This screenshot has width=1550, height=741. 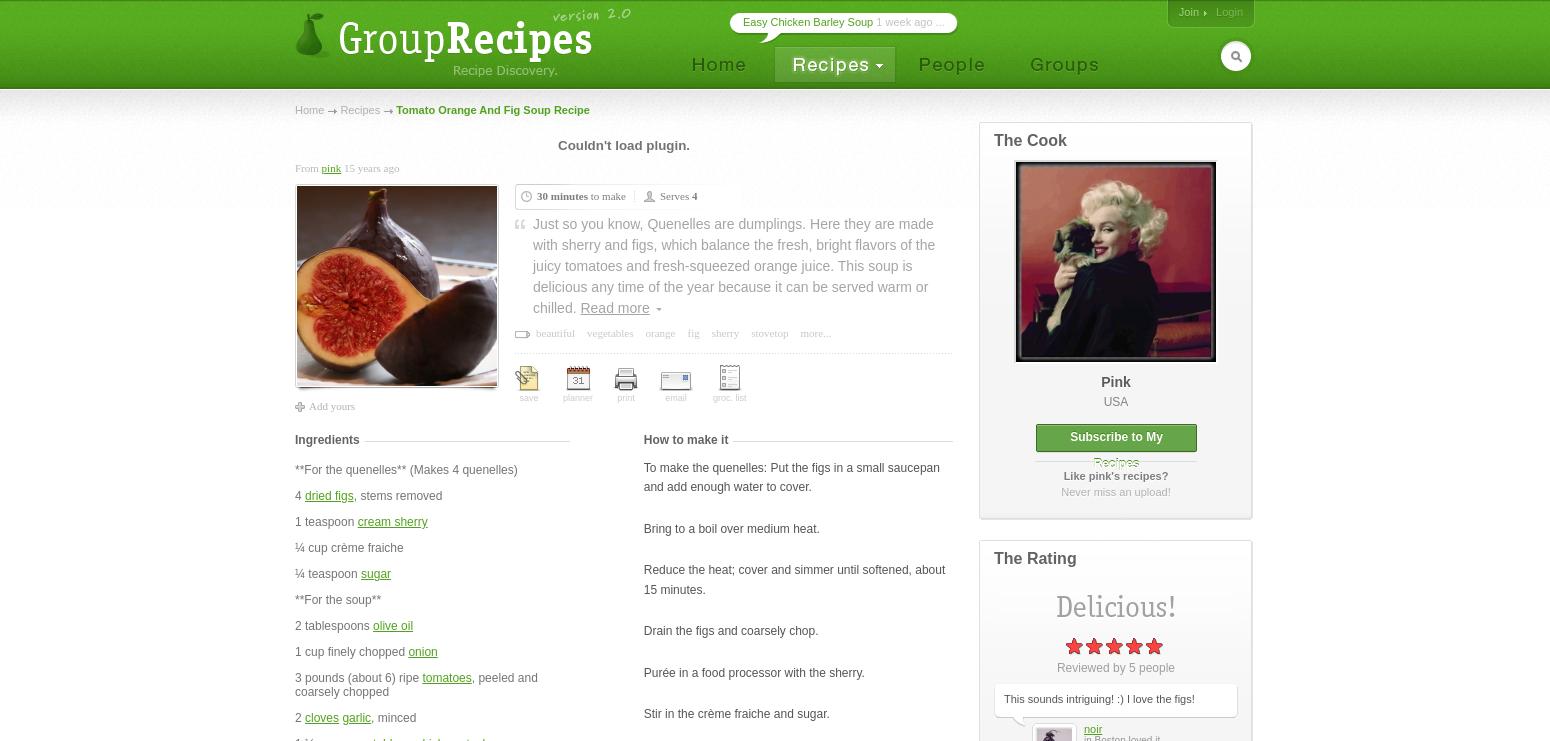 What do you see at coordinates (371, 625) in the screenshot?
I see `'olive oil'` at bounding box center [371, 625].